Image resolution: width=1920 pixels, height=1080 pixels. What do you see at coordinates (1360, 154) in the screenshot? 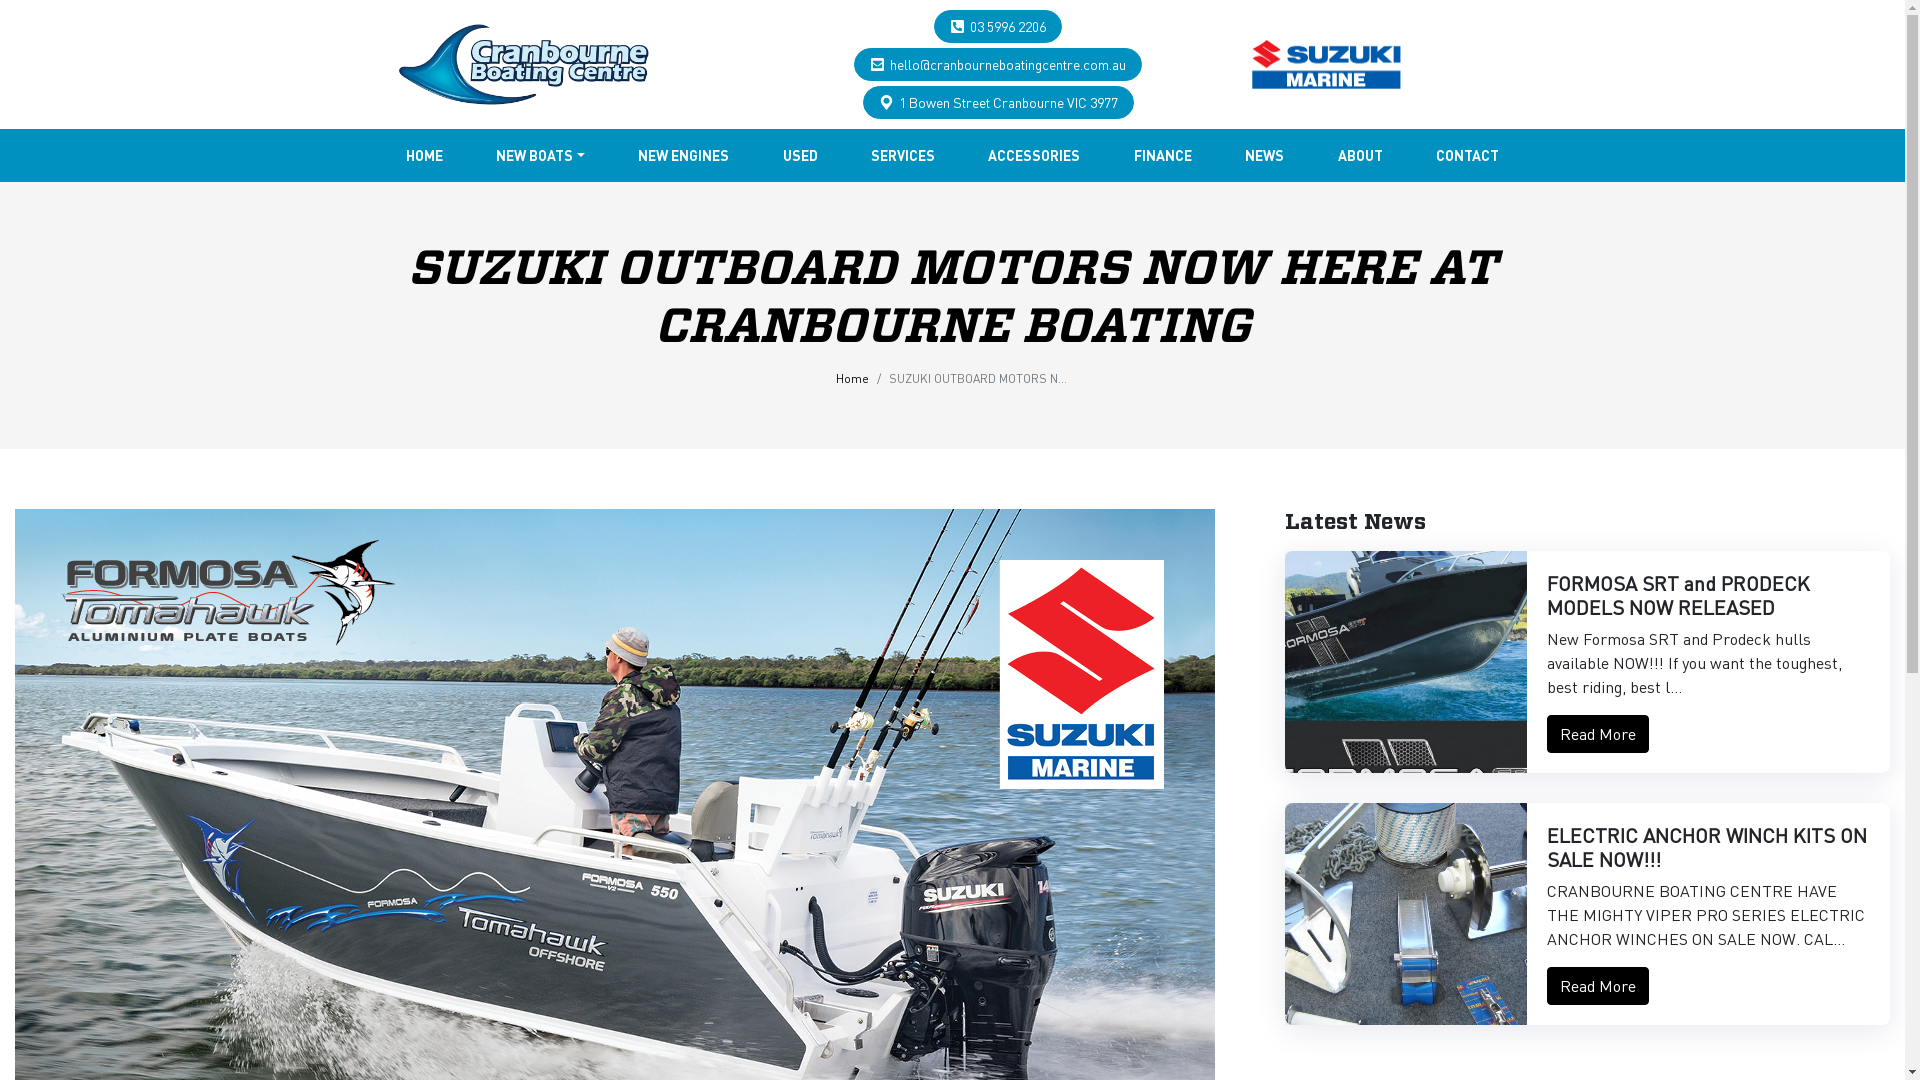
I see `'ABOUT'` at bounding box center [1360, 154].